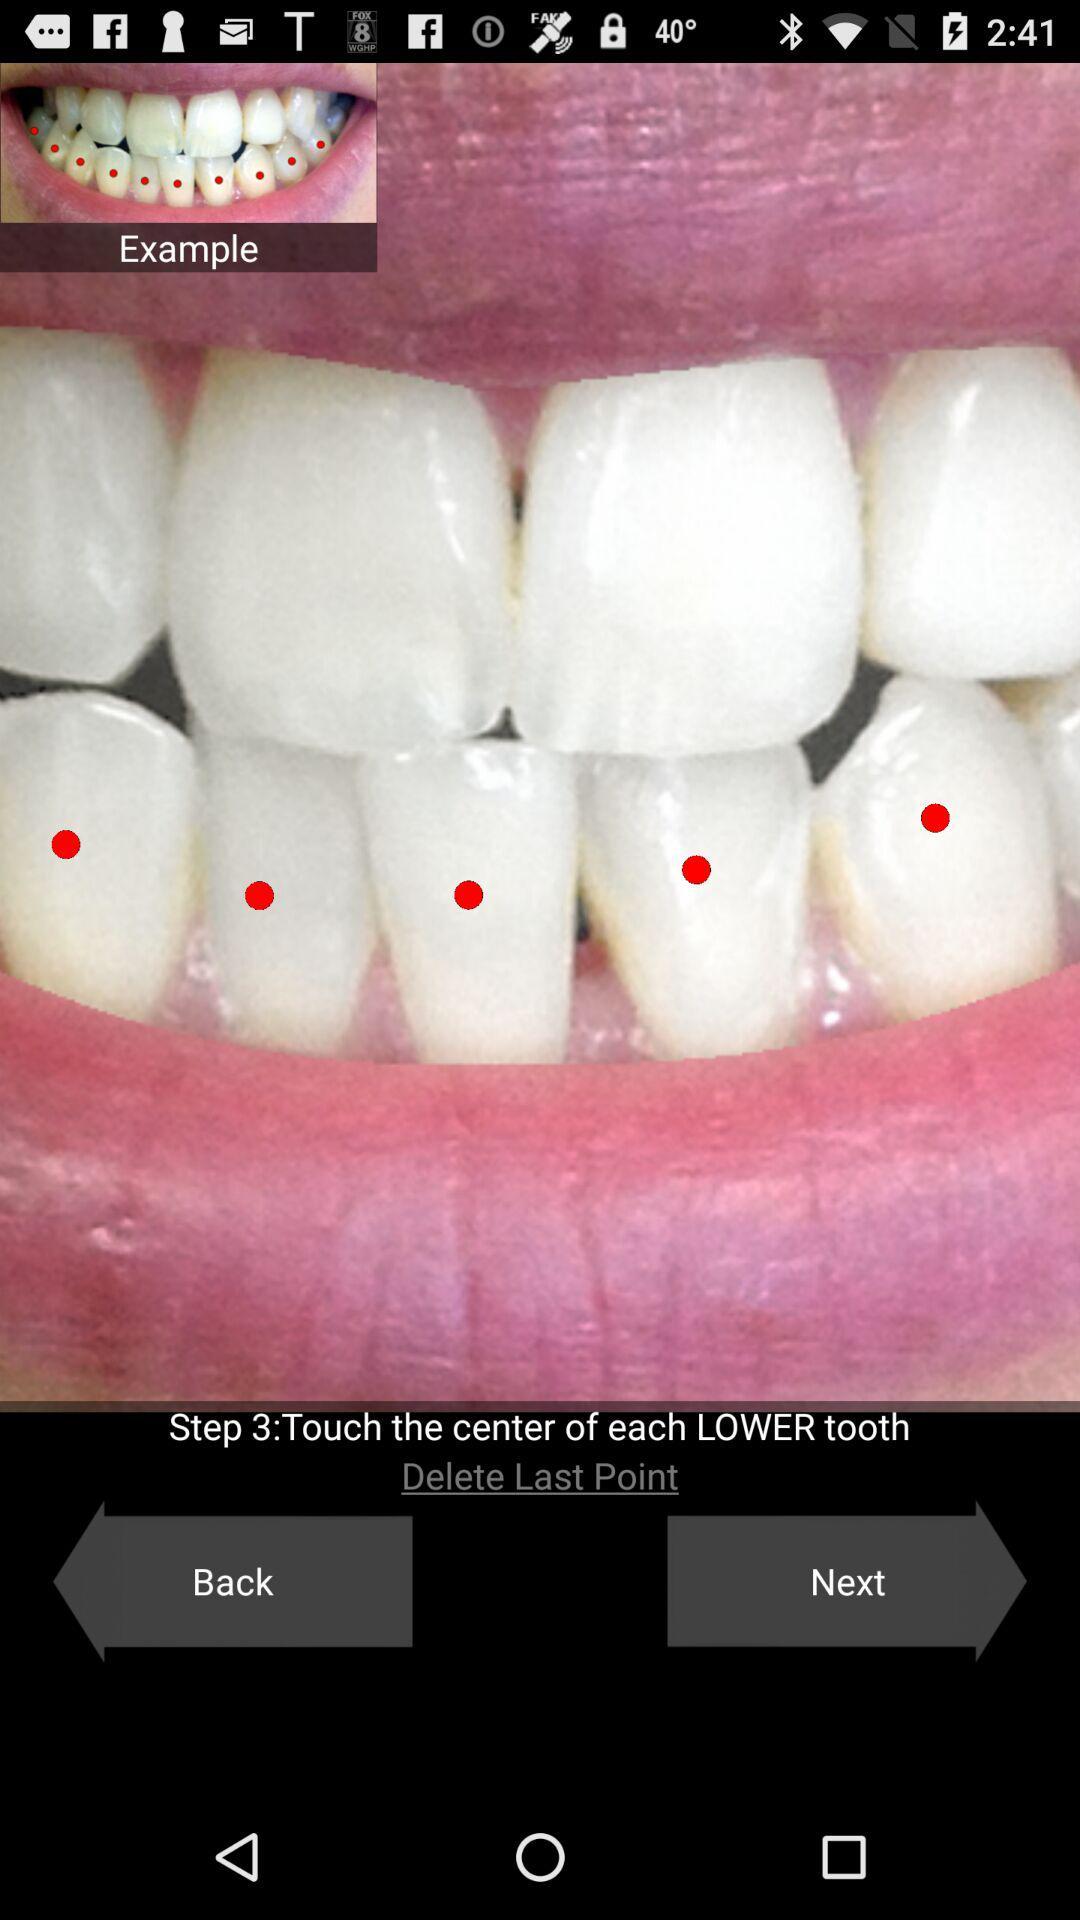  What do you see at coordinates (847, 1580) in the screenshot?
I see `the next button` at bounding box center [847, 1580].